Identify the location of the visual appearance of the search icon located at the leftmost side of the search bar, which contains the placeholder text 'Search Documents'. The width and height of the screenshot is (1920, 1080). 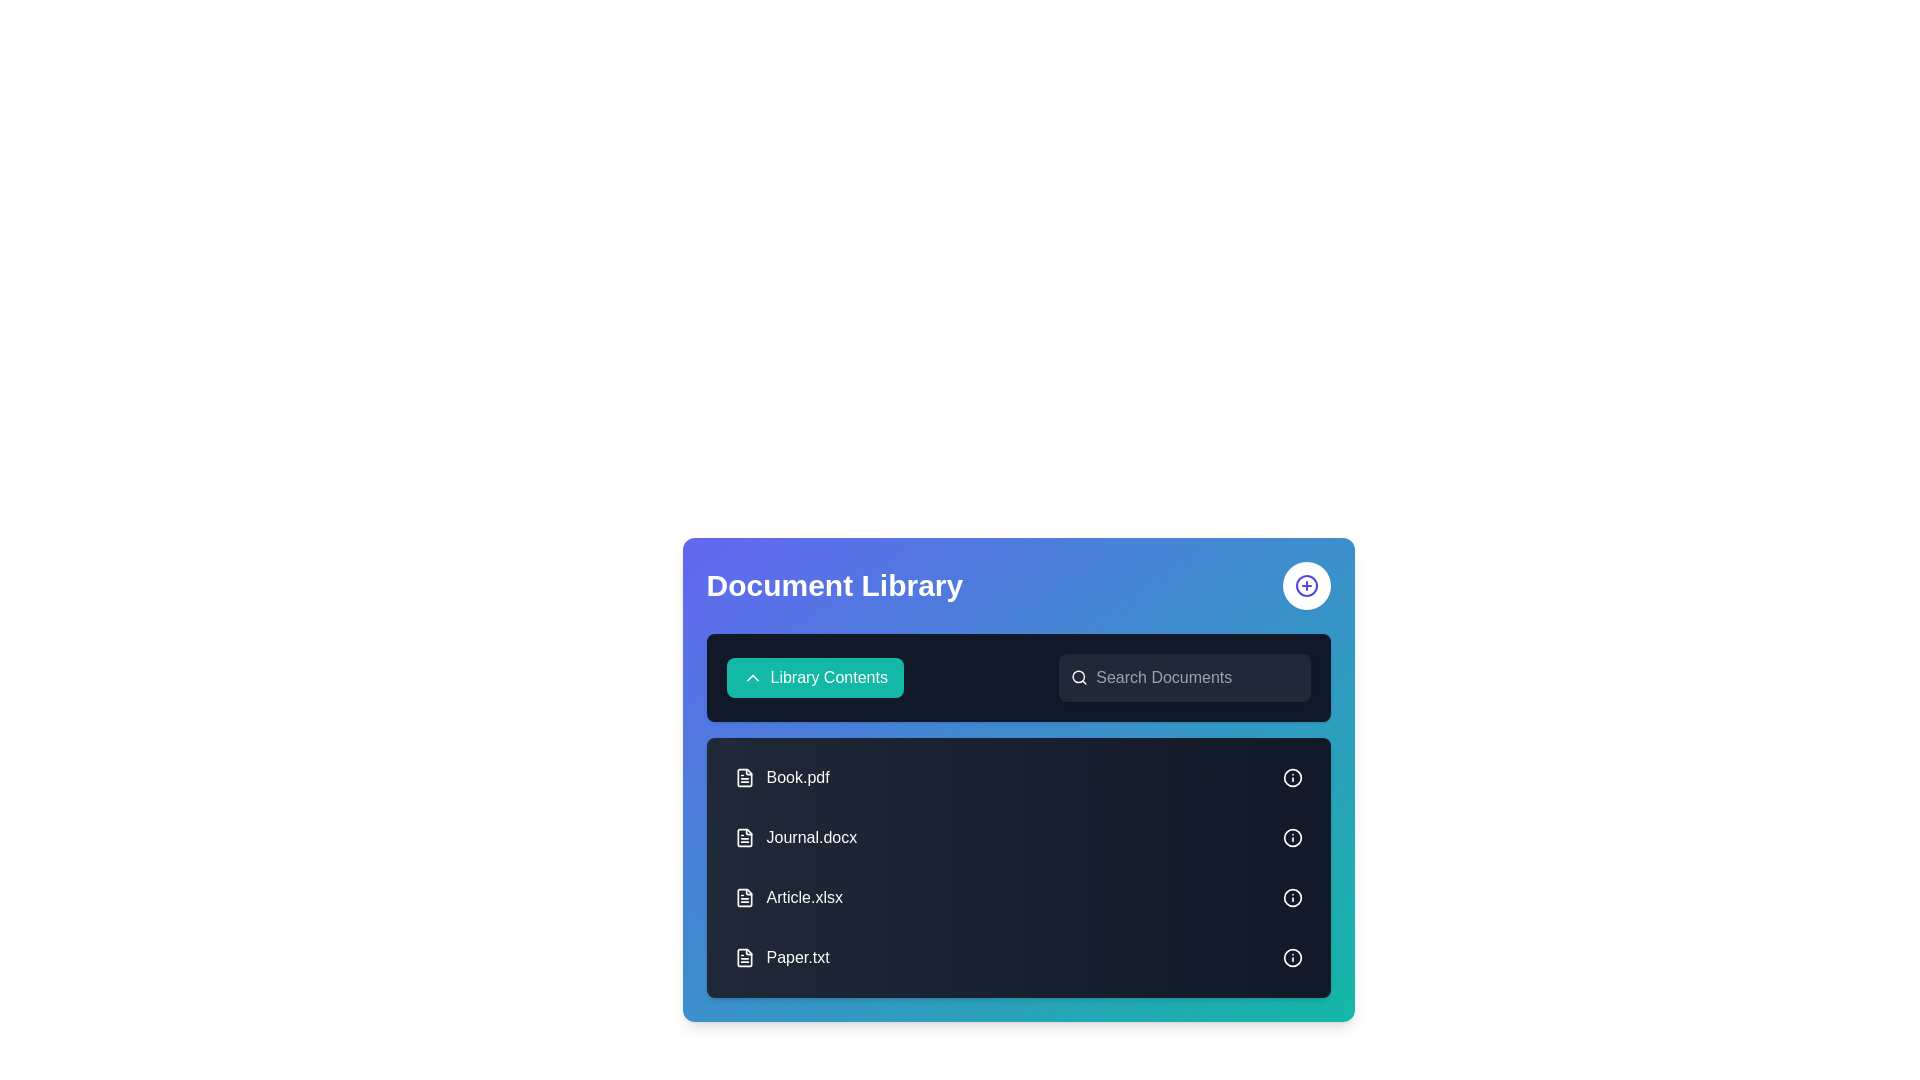
(1078, 677).